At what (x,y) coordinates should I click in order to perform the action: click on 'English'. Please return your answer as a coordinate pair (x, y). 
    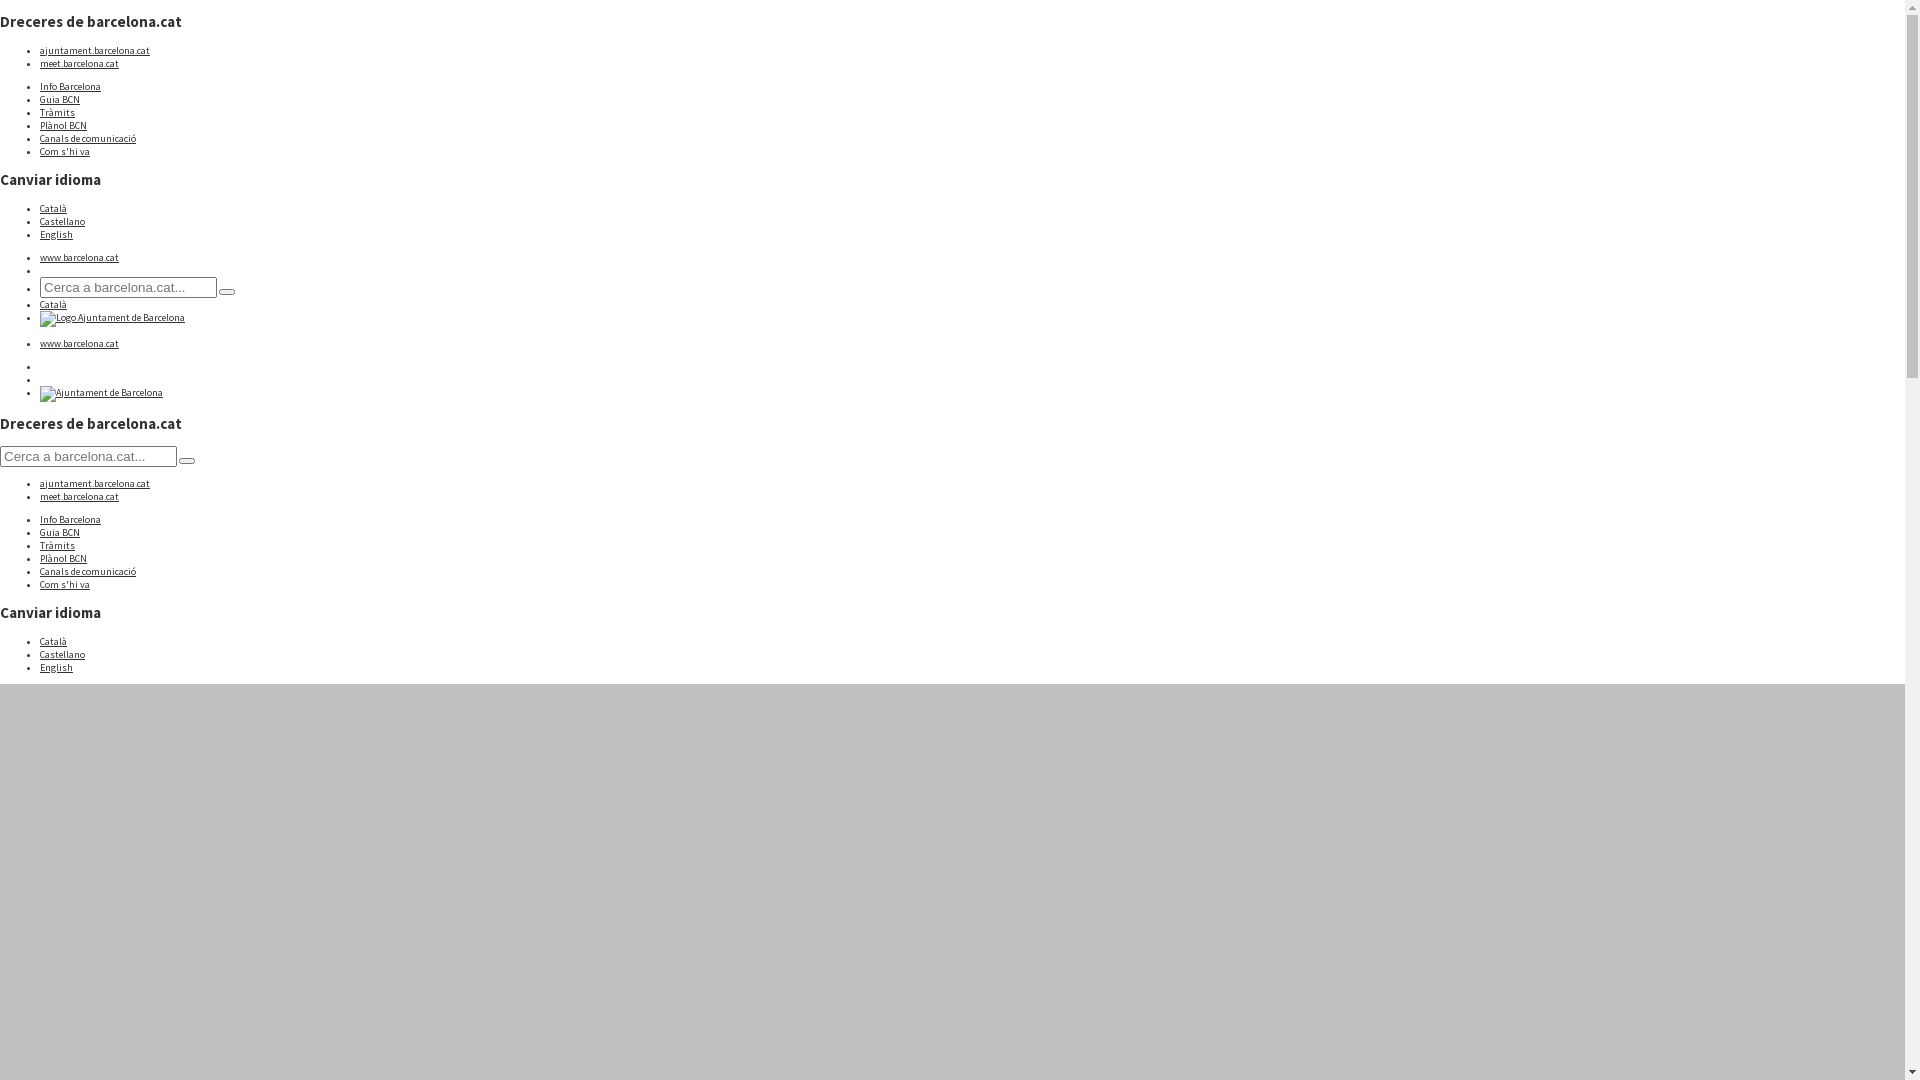
    Looking at the image, I should click on (39, 666).